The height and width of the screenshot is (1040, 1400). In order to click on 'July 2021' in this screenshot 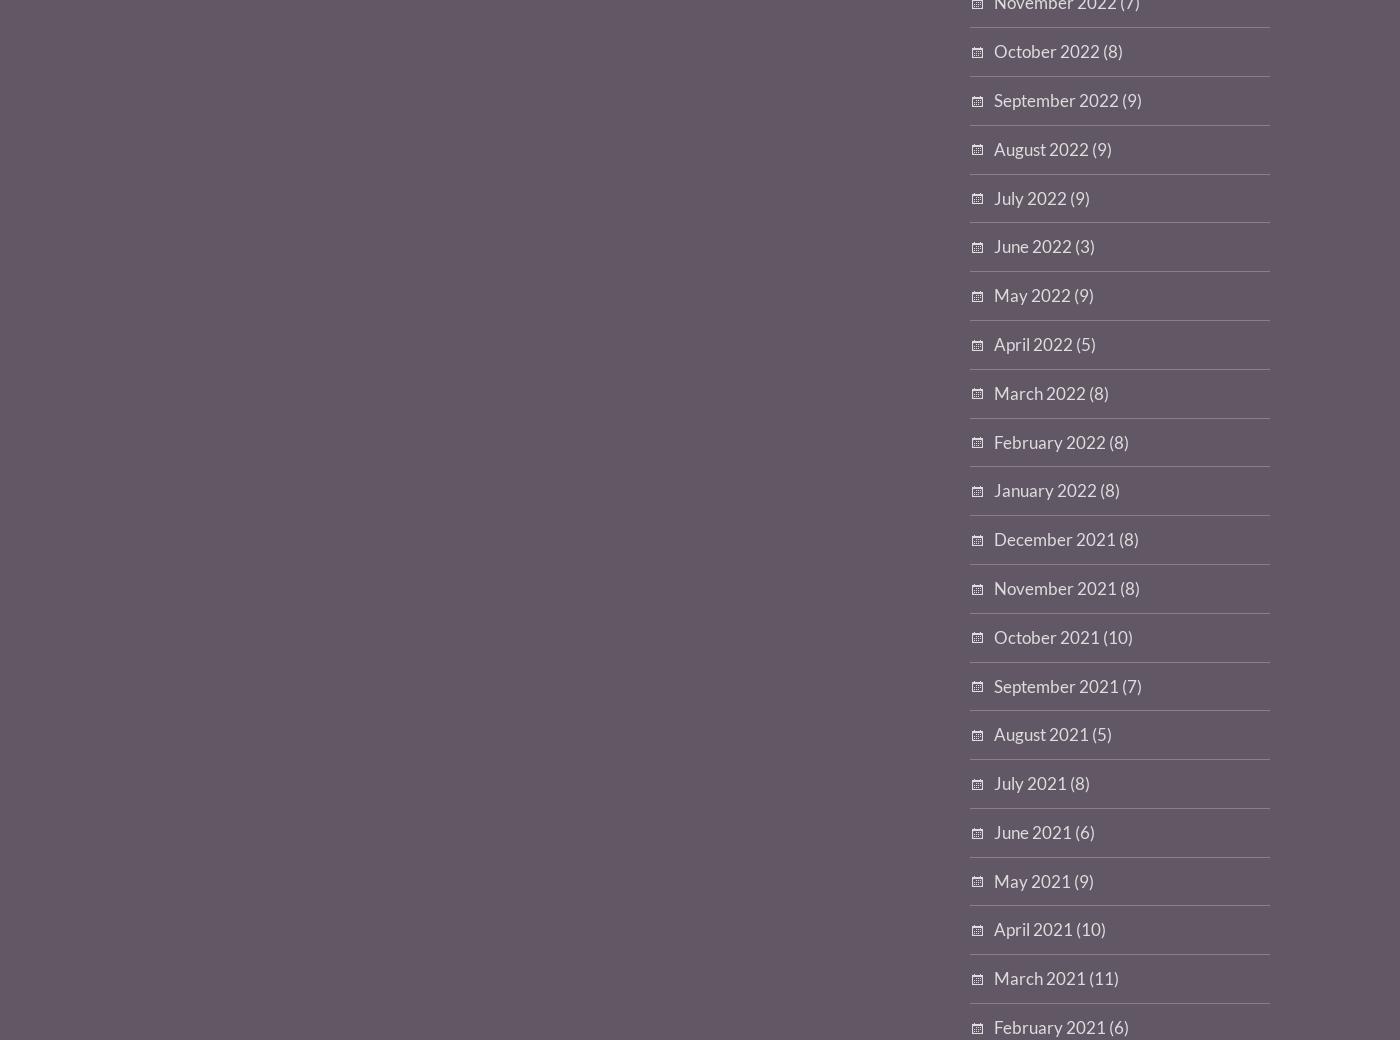, I will do `click(1030, 782)`.